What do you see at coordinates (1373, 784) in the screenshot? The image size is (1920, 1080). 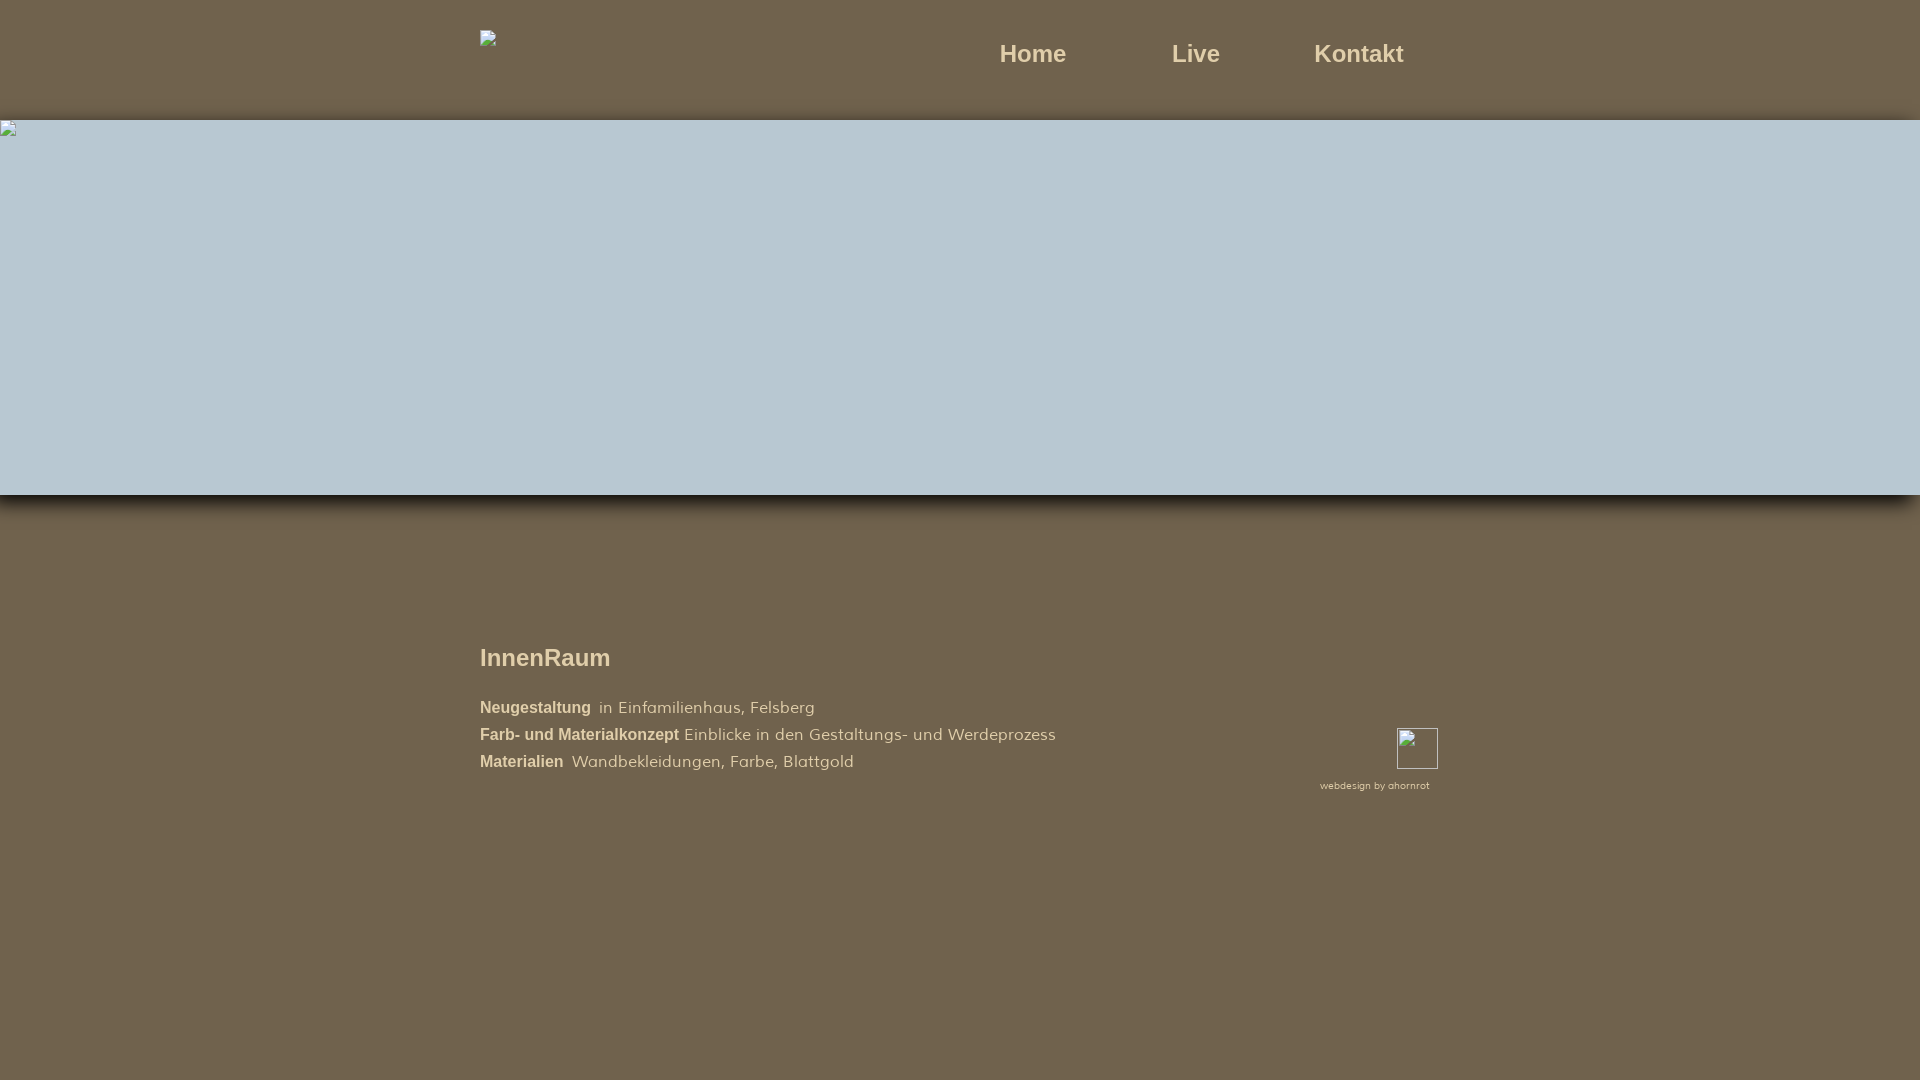 I see `'webdesign by ahornrot'` at bounding box center [1373, 784].